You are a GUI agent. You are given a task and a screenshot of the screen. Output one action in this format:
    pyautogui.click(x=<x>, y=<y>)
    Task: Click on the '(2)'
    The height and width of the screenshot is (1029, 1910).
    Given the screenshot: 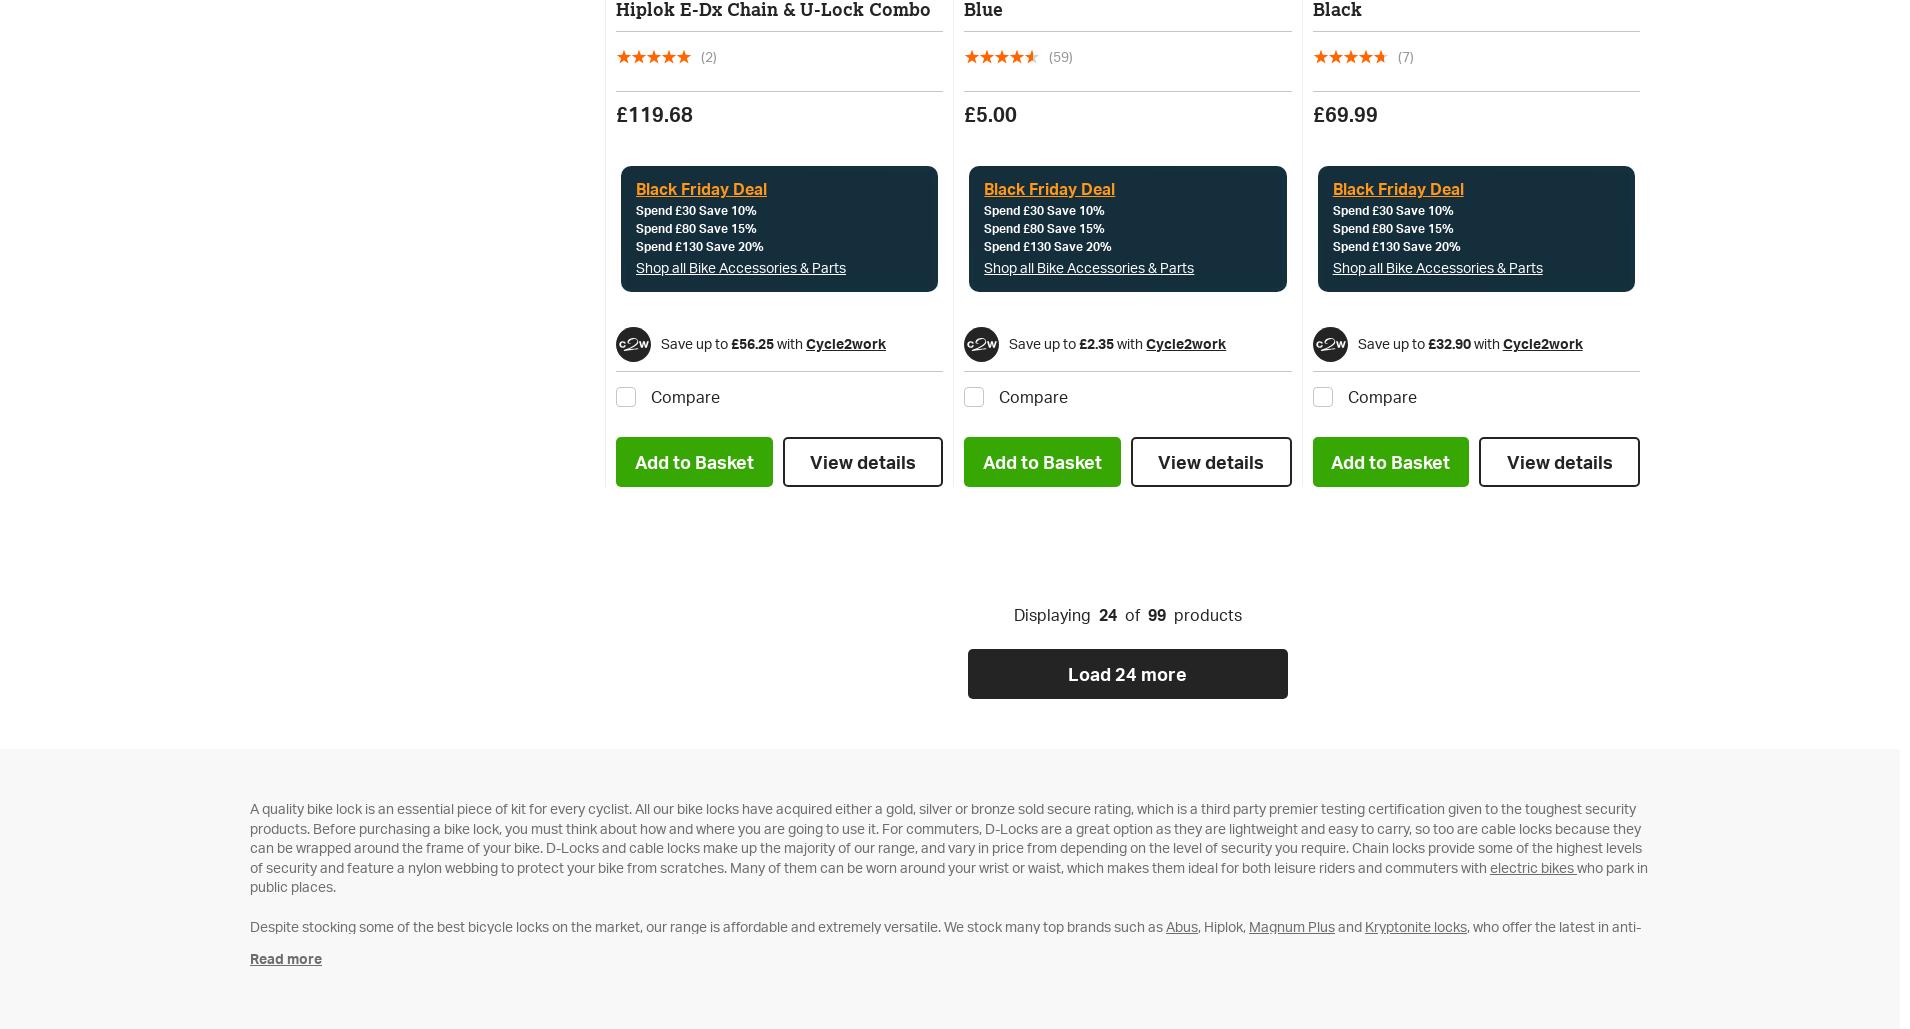 What is the action you would take?
    pyautogui.click(x=699, y=55)
    